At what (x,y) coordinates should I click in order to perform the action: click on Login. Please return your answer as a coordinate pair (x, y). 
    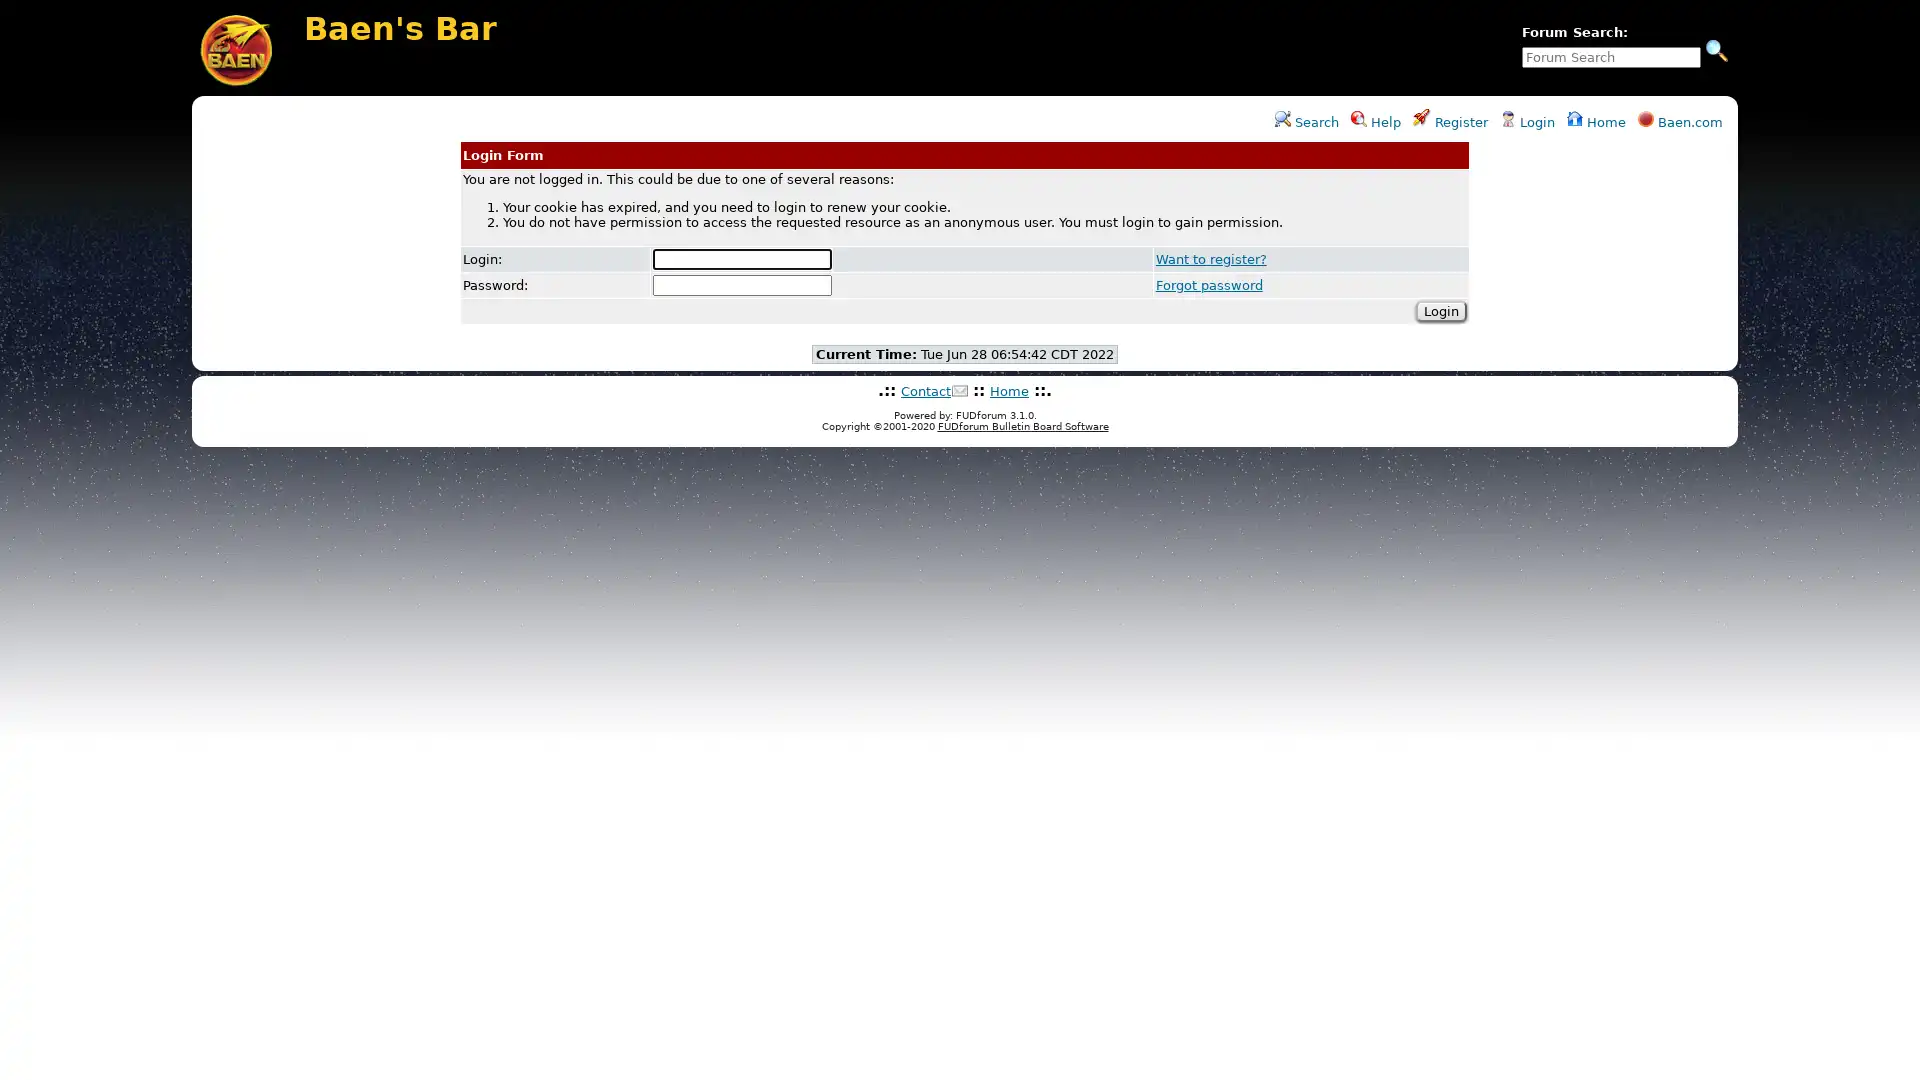
    Looking at the image, I should click on (1440, 310).